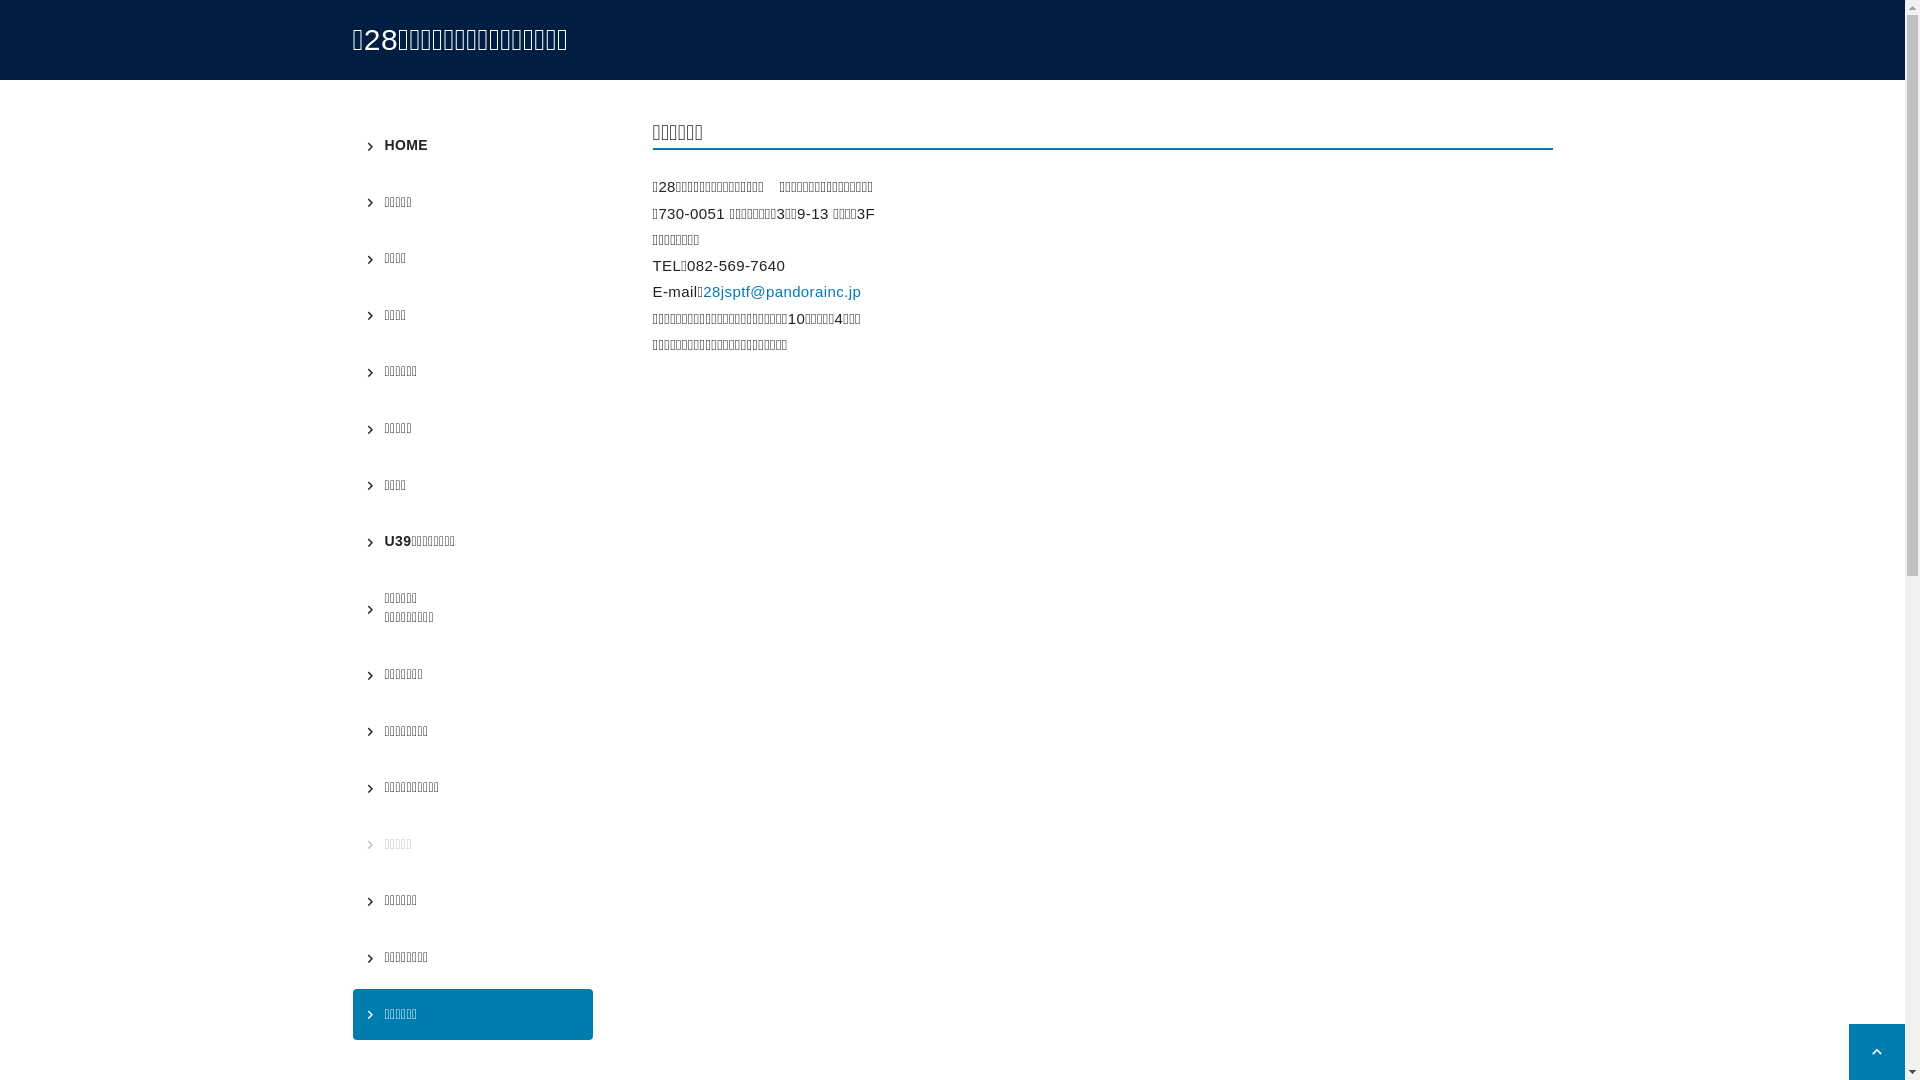  Describe the element at coordinates (470, 145) in the screenshot. I see `'HOME'` at that location.